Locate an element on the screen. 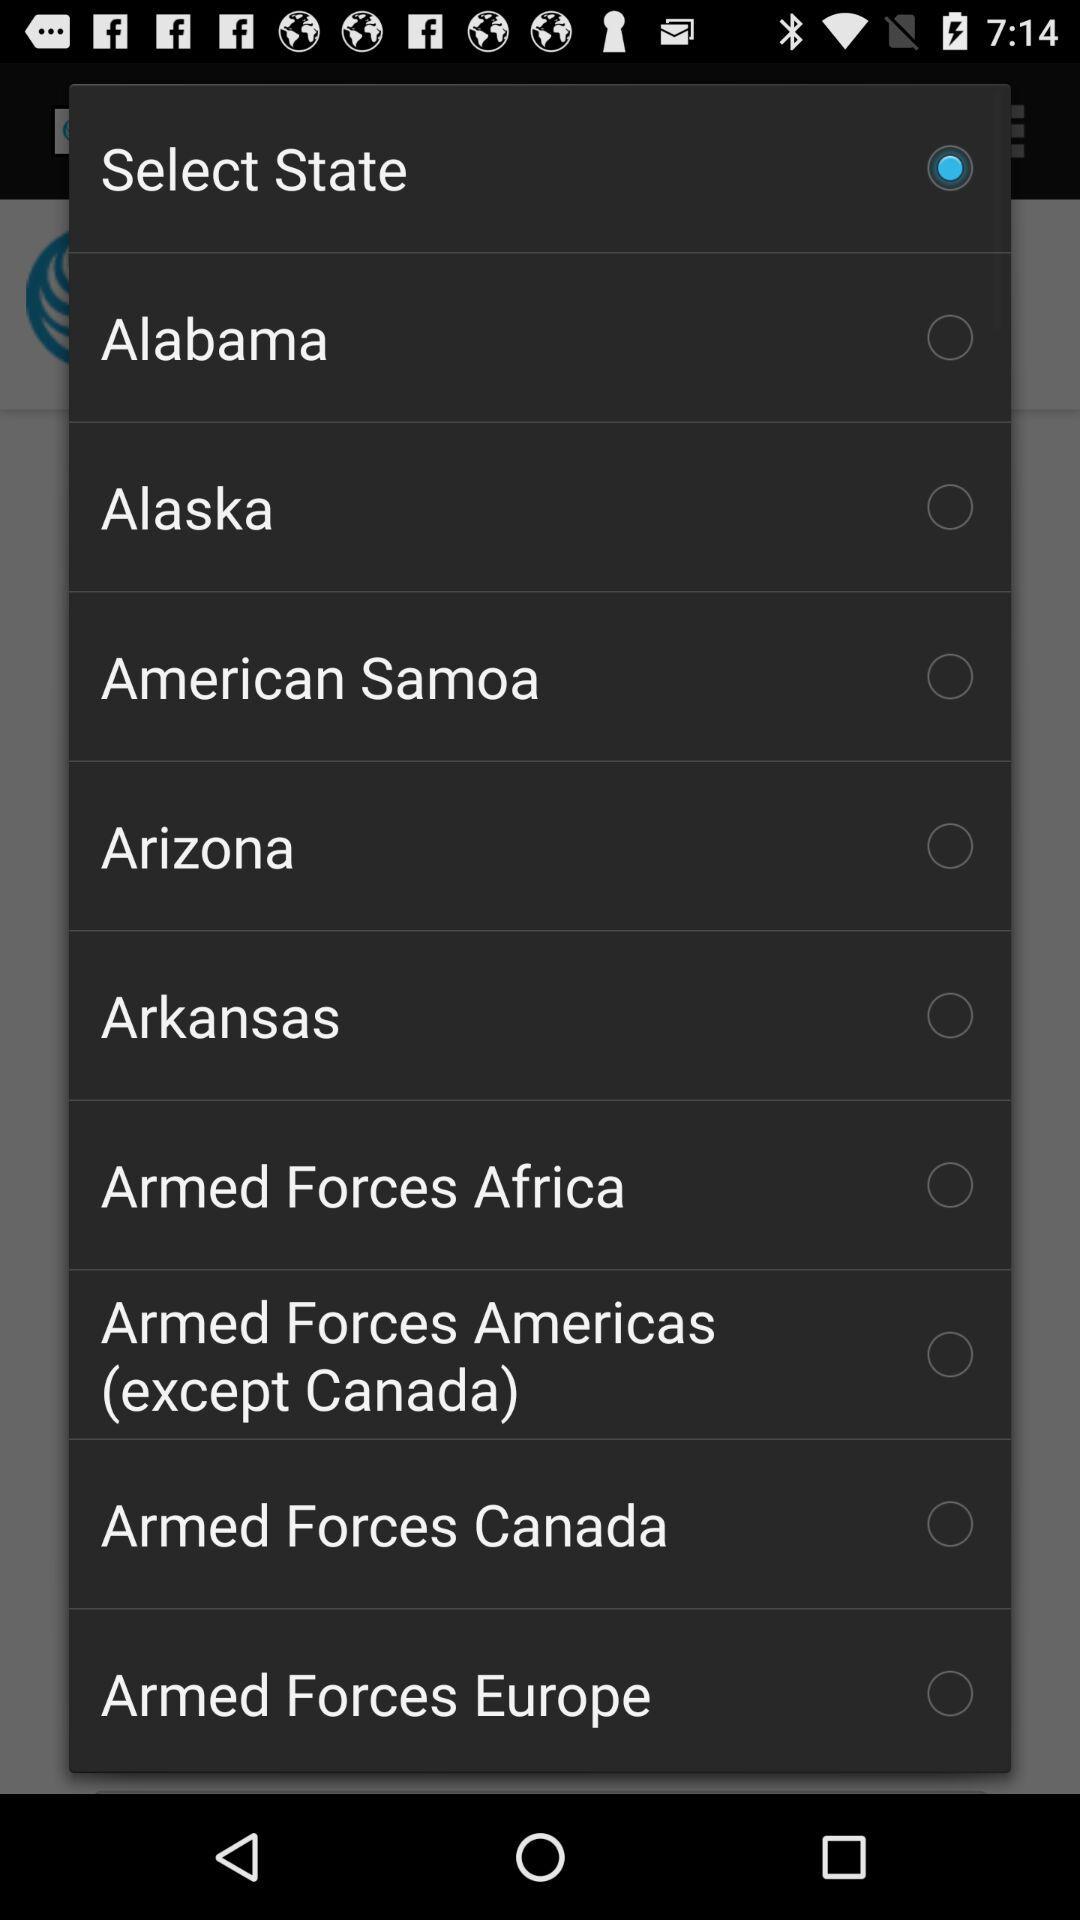 The height and width of the screenshot is (1920, 1080). the arkansas checkbox is located at coordinates (540, 1015).